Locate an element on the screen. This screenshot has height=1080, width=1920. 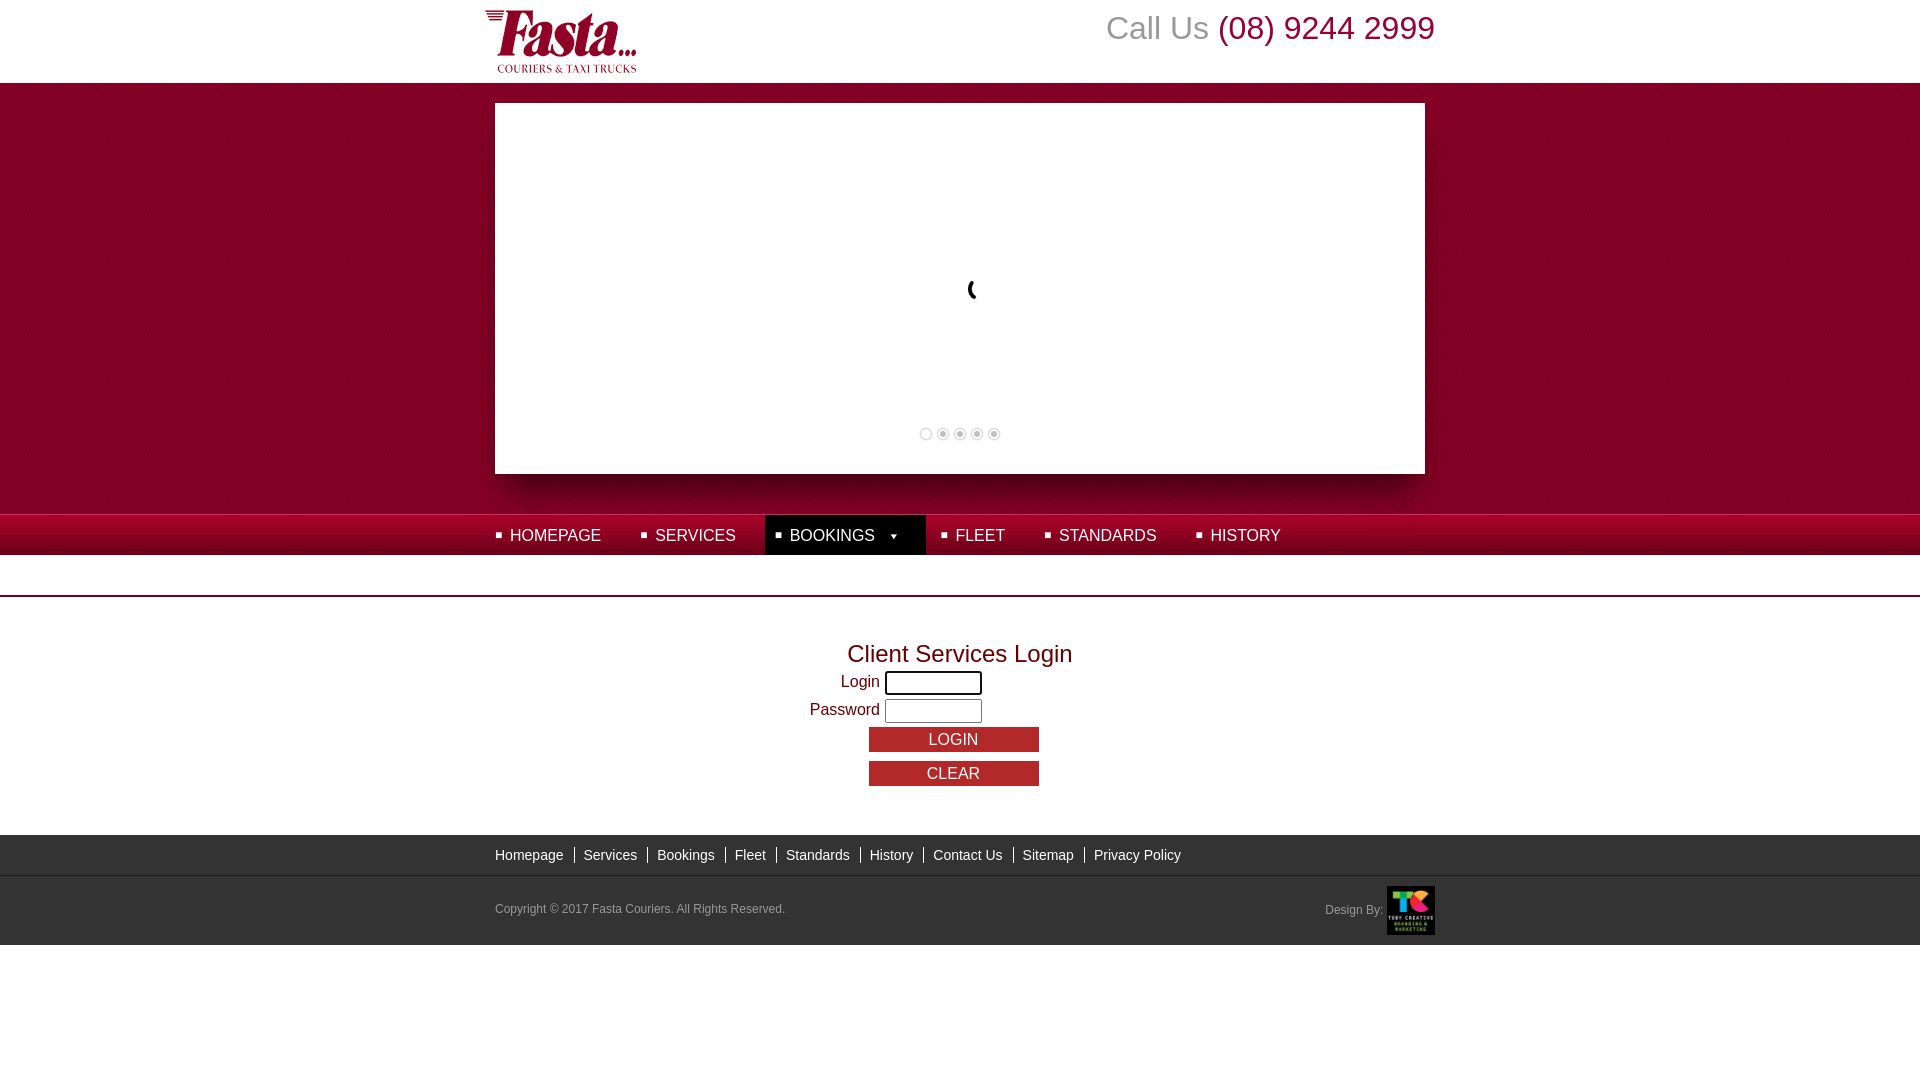
'CONTACT US' is located at coordinates (560, 574).